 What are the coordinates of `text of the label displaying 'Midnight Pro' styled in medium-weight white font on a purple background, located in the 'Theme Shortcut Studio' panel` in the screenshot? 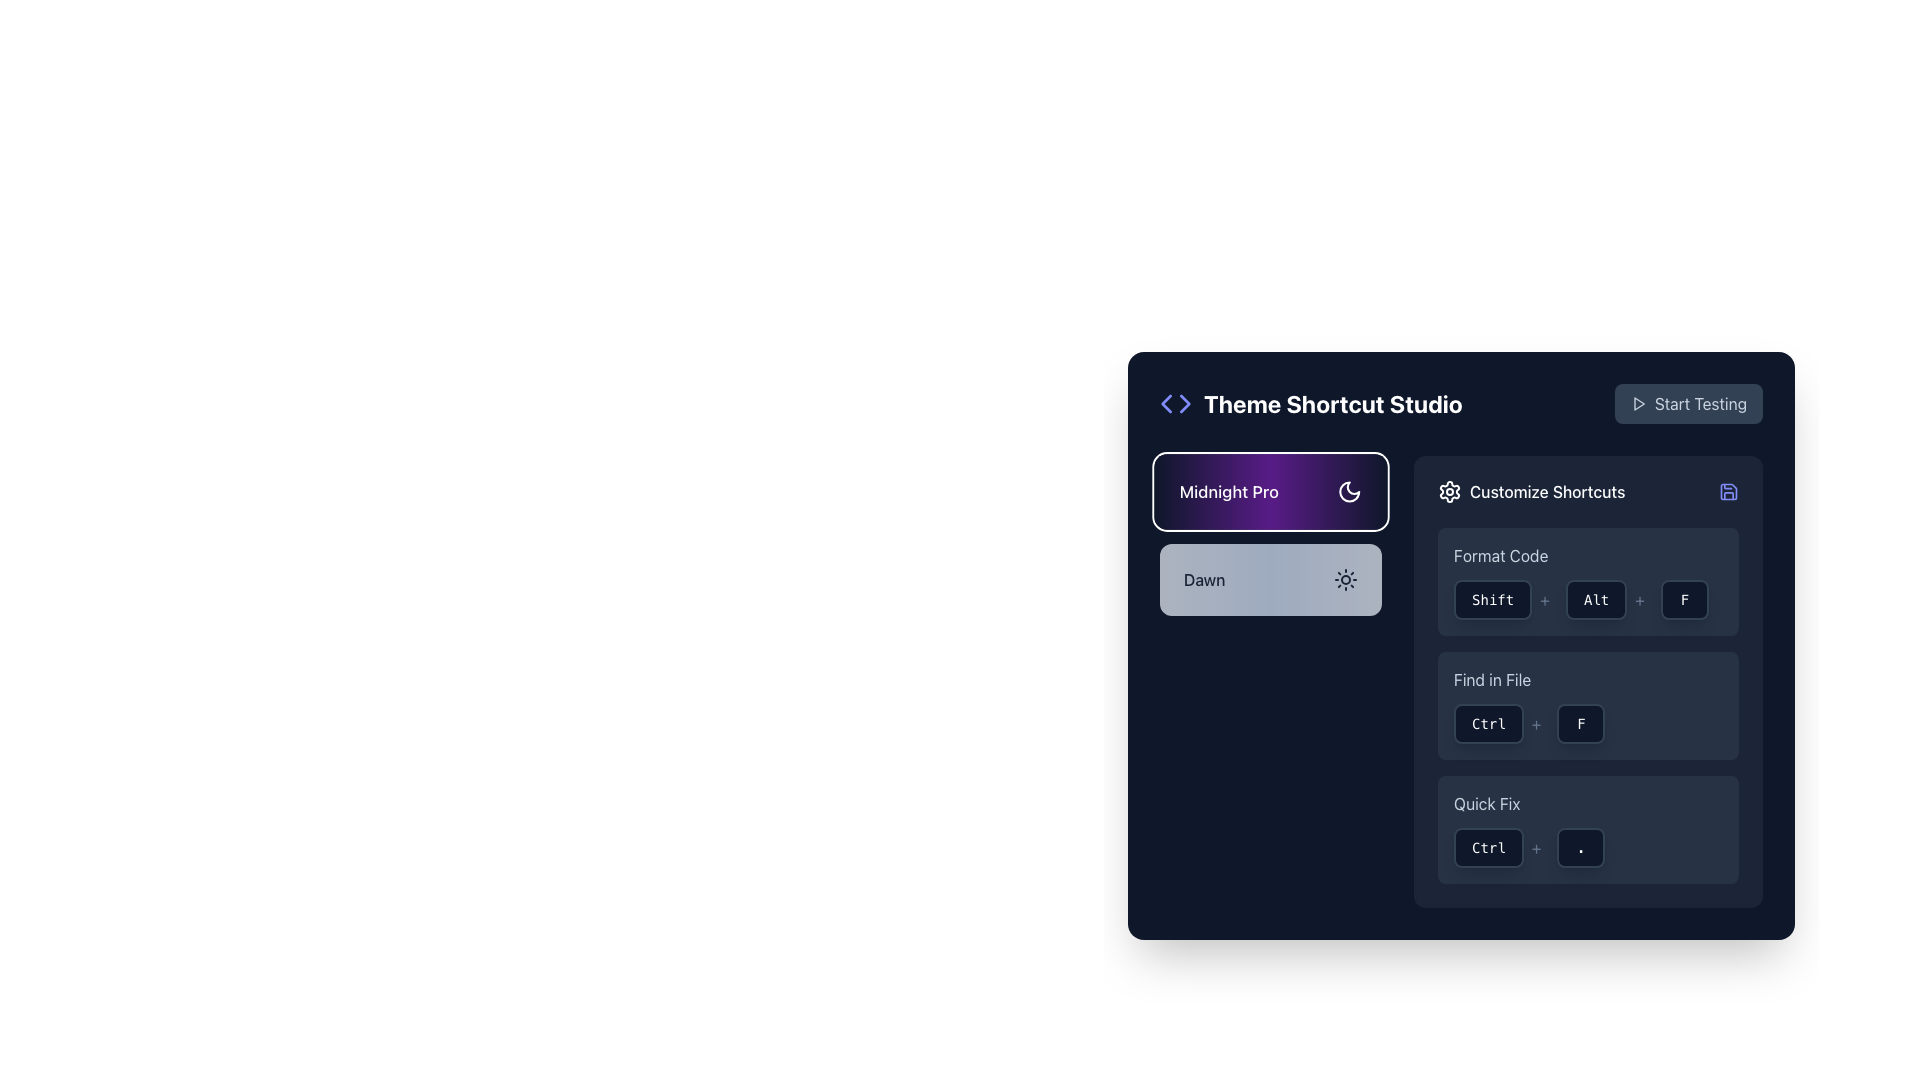 It's located at (1228, 492).